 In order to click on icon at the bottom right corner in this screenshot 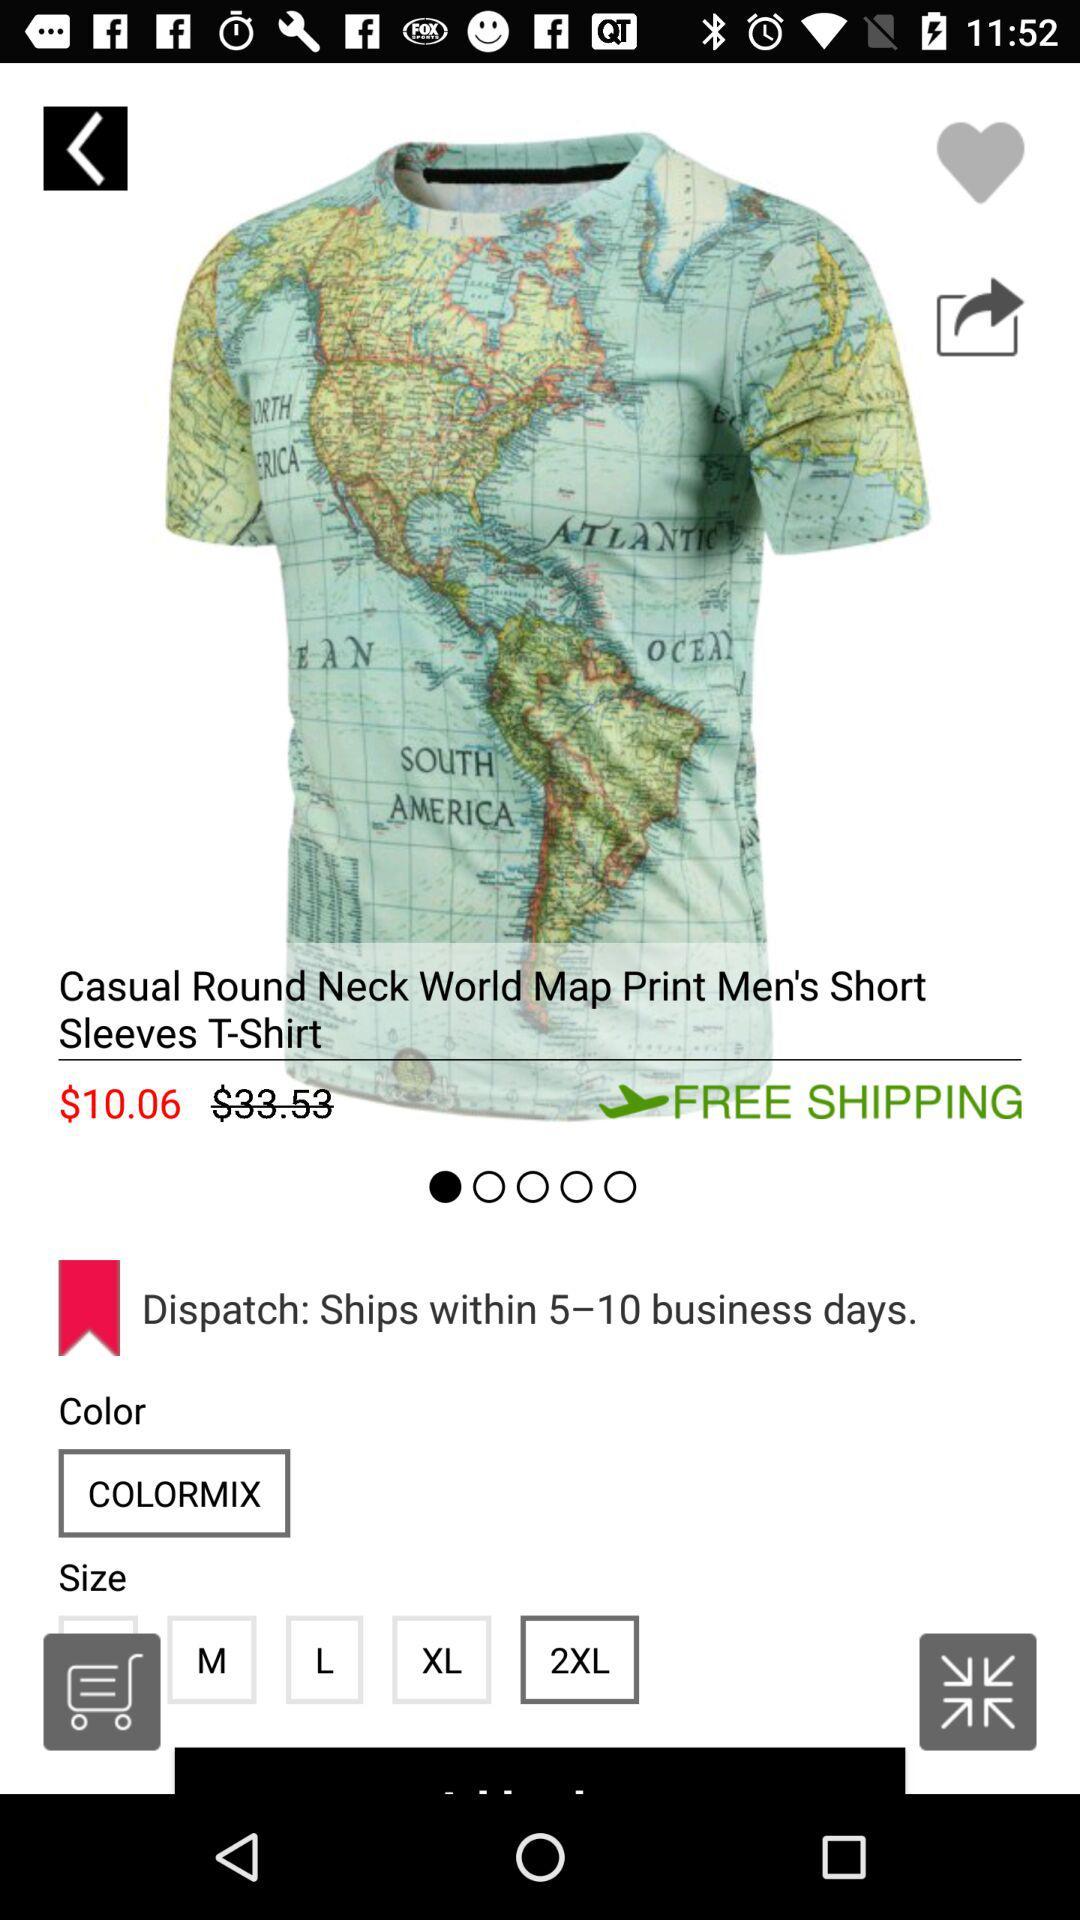, I will do `click(977, 1690)`.